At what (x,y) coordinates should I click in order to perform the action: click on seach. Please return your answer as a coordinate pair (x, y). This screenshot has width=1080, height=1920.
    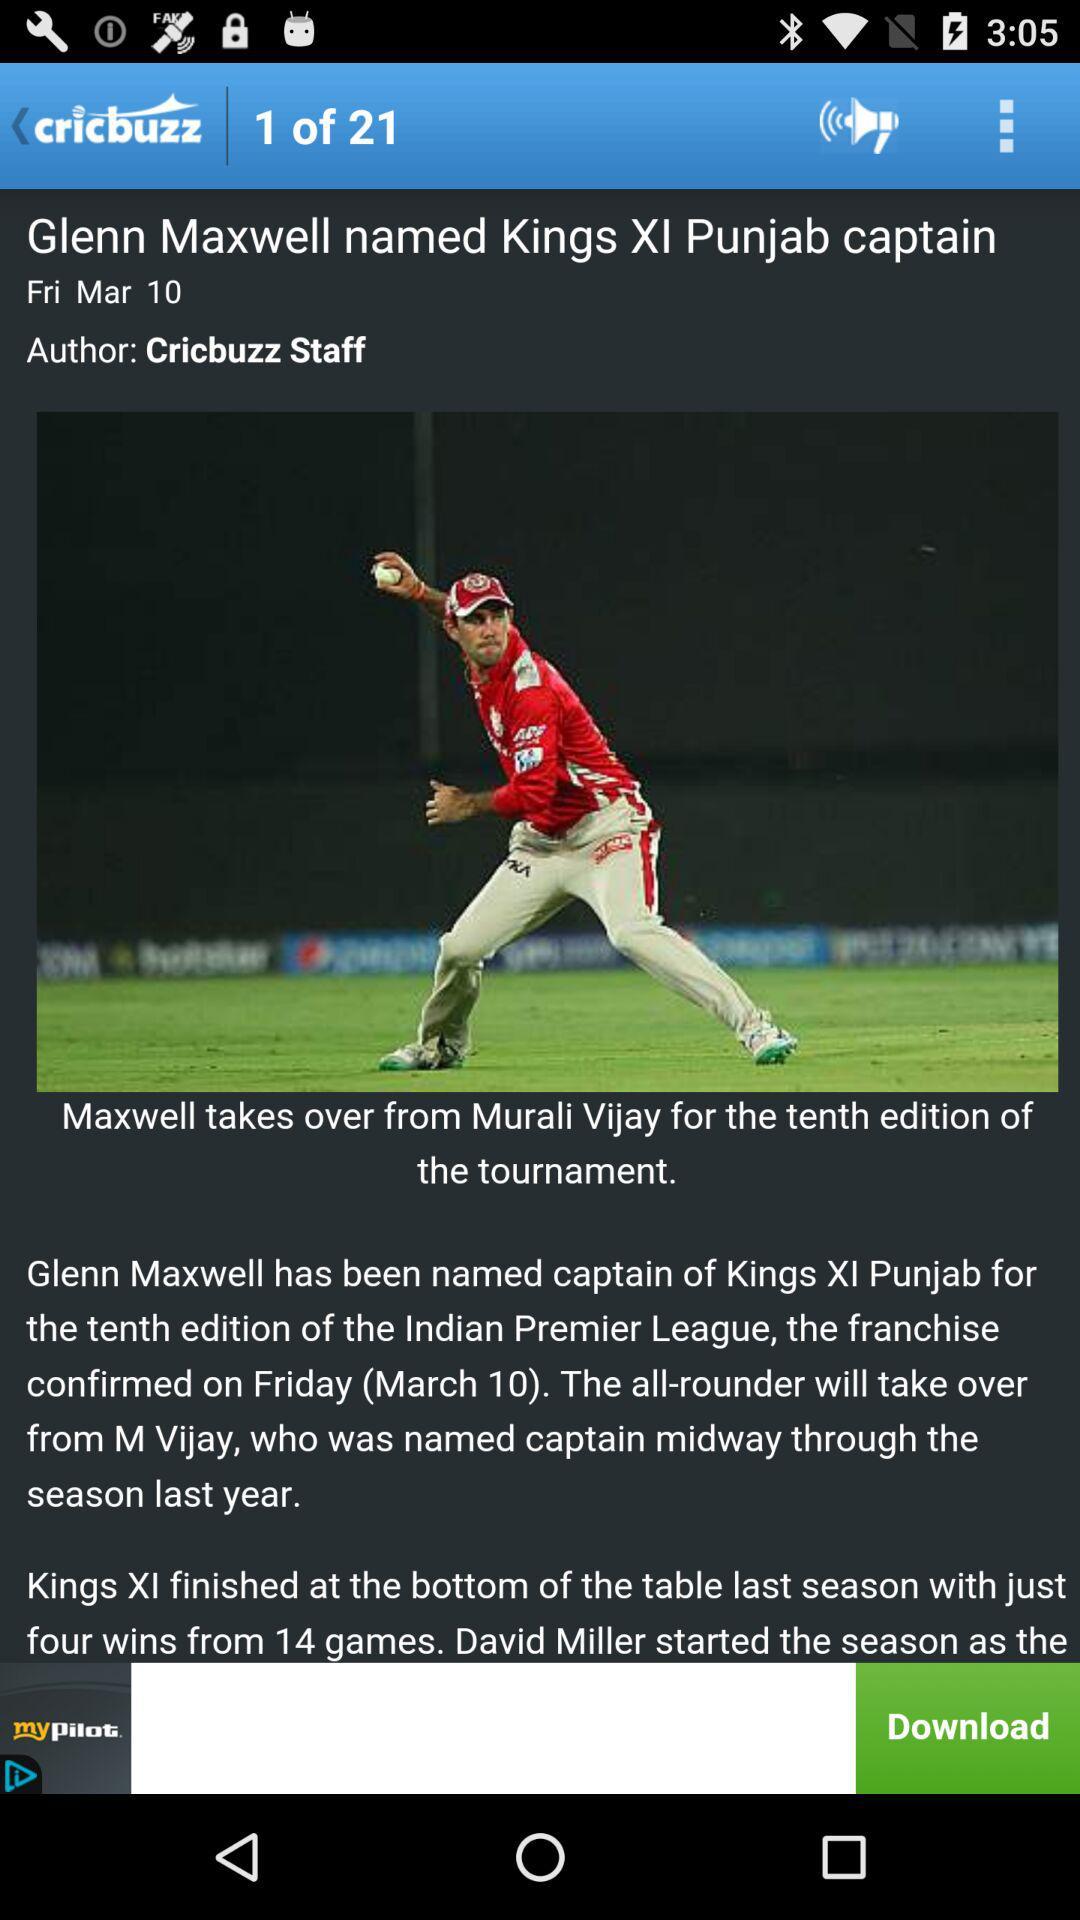
    Looking at the image, I should click on (1006, 124).